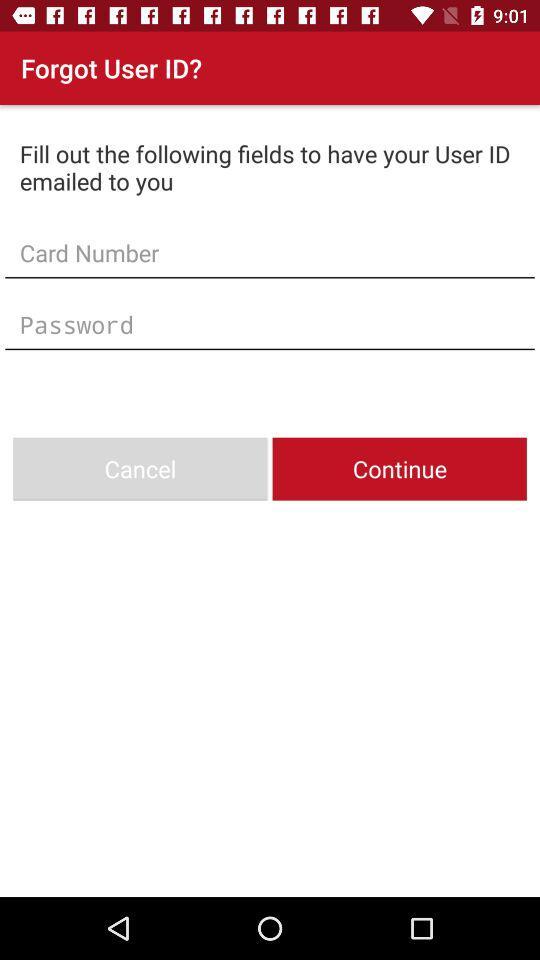  Describe the element at coordinates (139, 469) in the screenshot. I see `icon to the left of the continue item` at that location.